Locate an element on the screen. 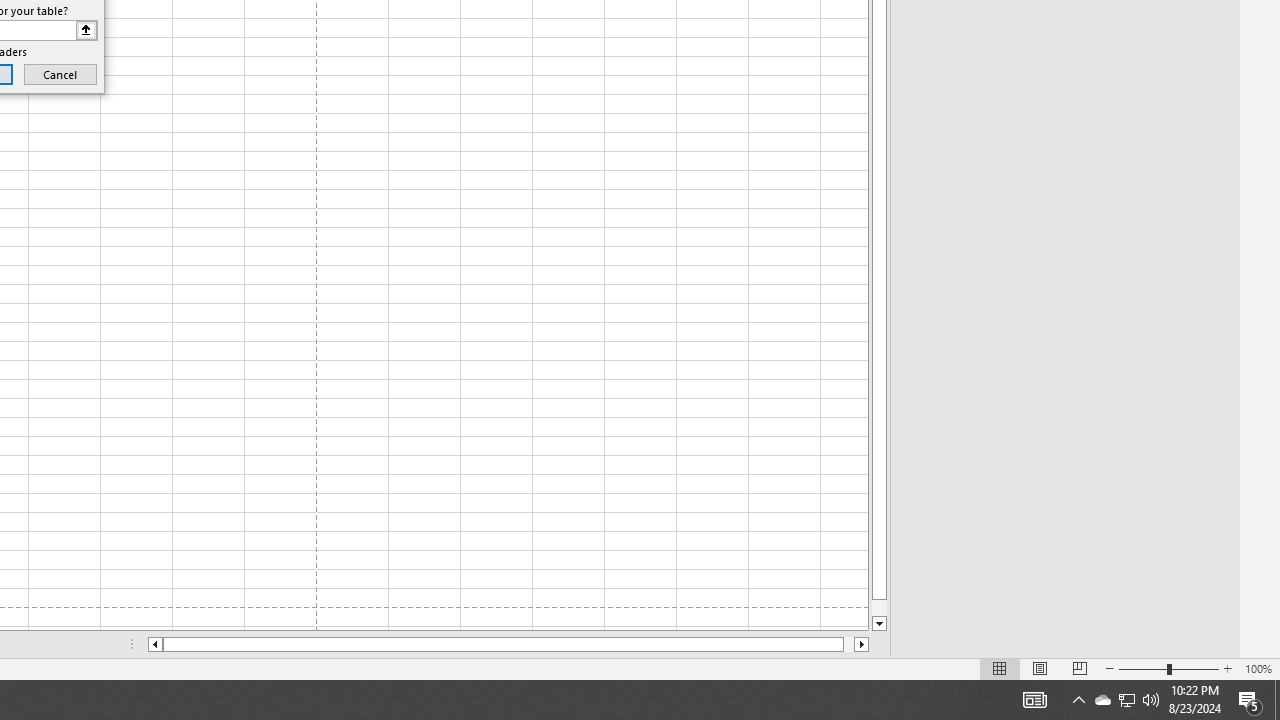 Image resolution: width=1280 pixels, height=720 pixels. 'Page right' is located at coordinates (848, 644).